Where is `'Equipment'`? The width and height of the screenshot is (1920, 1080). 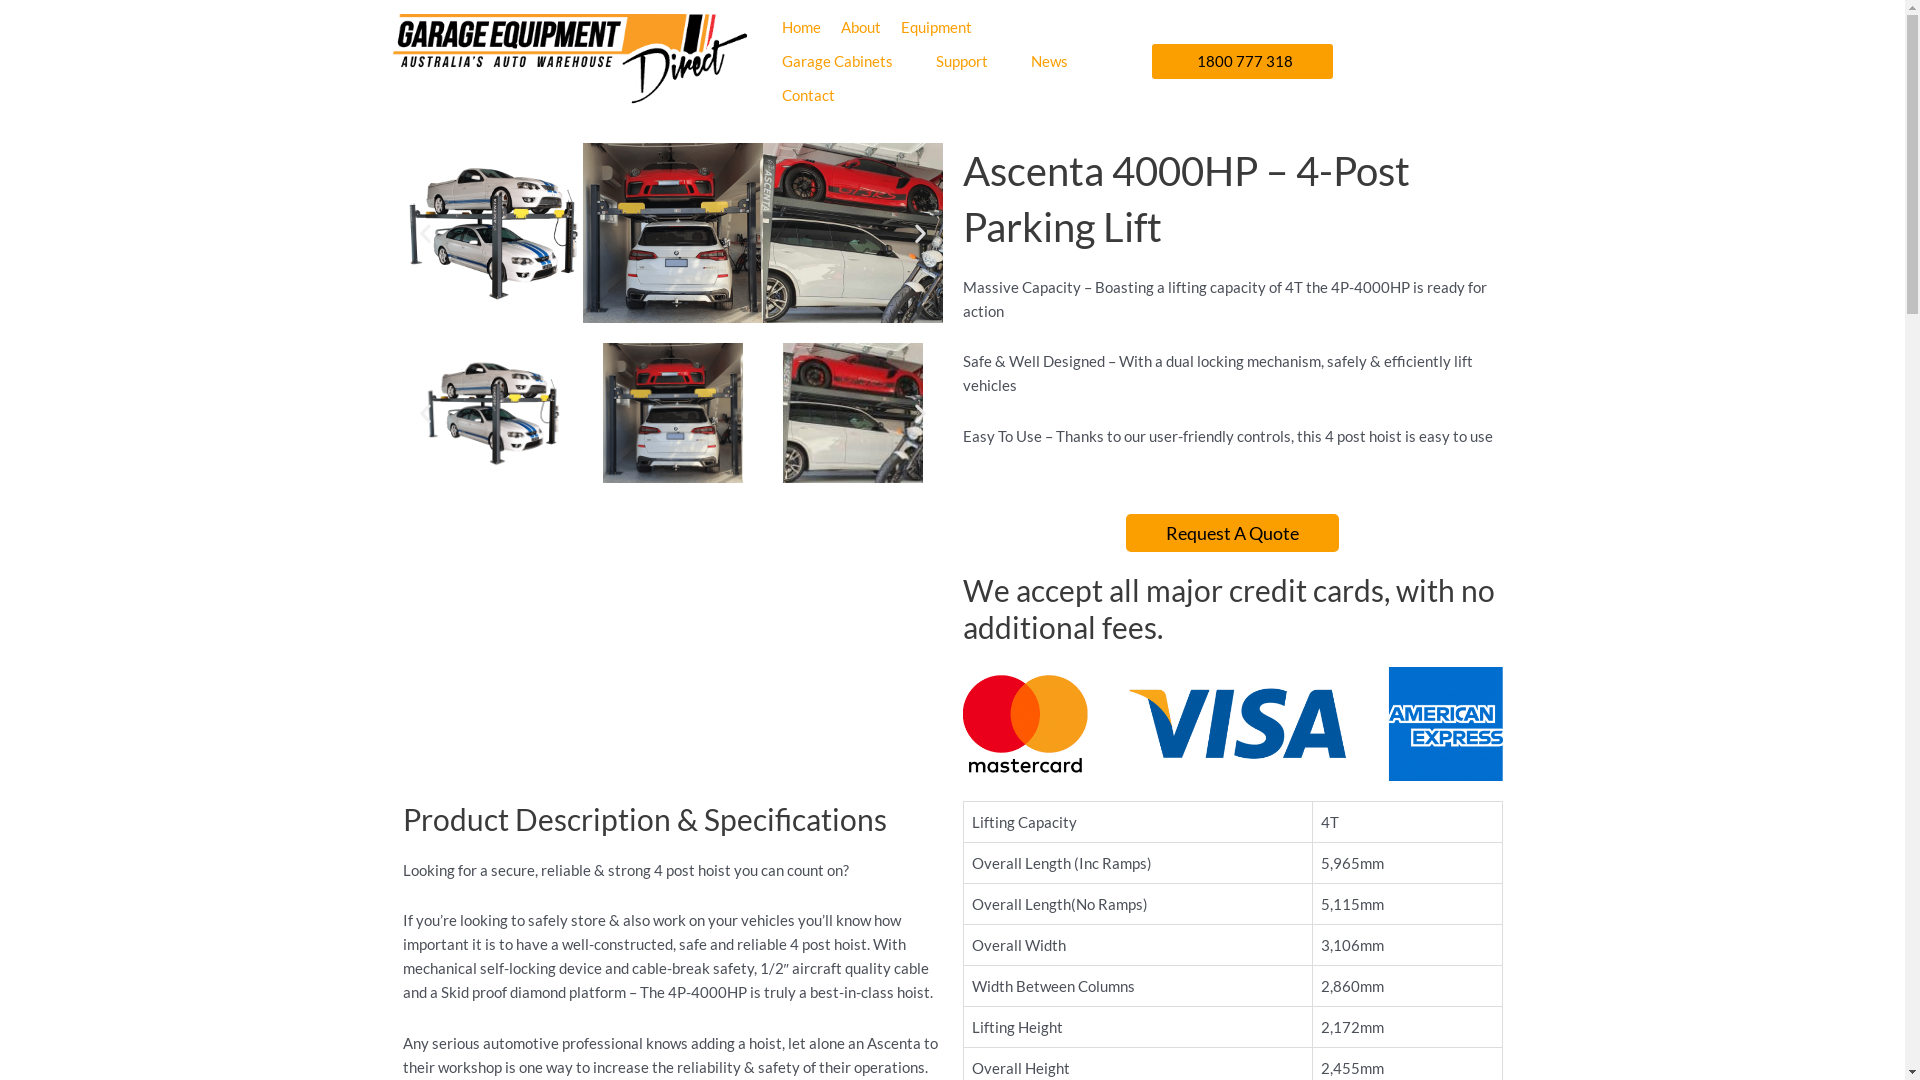
'Equipment' is located at coordinates (900, 27).